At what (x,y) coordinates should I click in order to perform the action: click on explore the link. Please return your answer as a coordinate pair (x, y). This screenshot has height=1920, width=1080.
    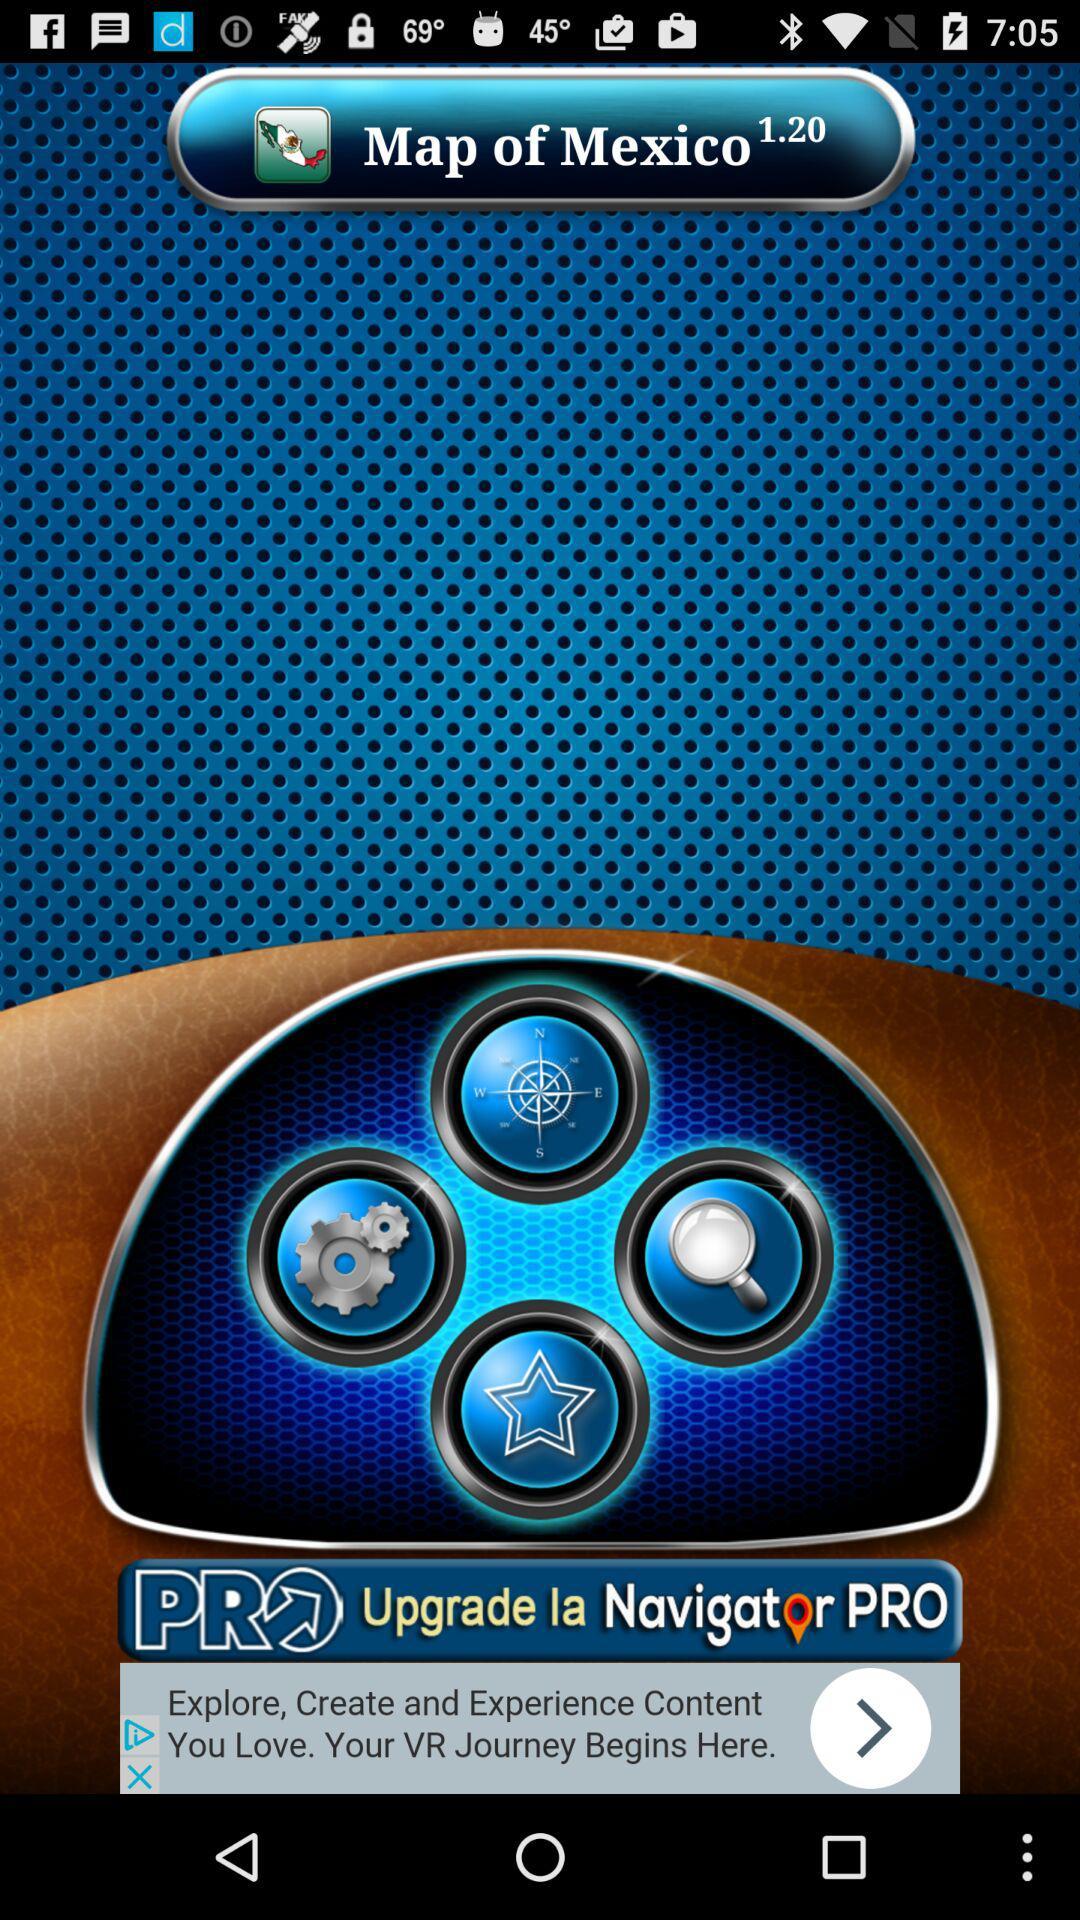
    Looking at the image, I should click on (540, 1727).